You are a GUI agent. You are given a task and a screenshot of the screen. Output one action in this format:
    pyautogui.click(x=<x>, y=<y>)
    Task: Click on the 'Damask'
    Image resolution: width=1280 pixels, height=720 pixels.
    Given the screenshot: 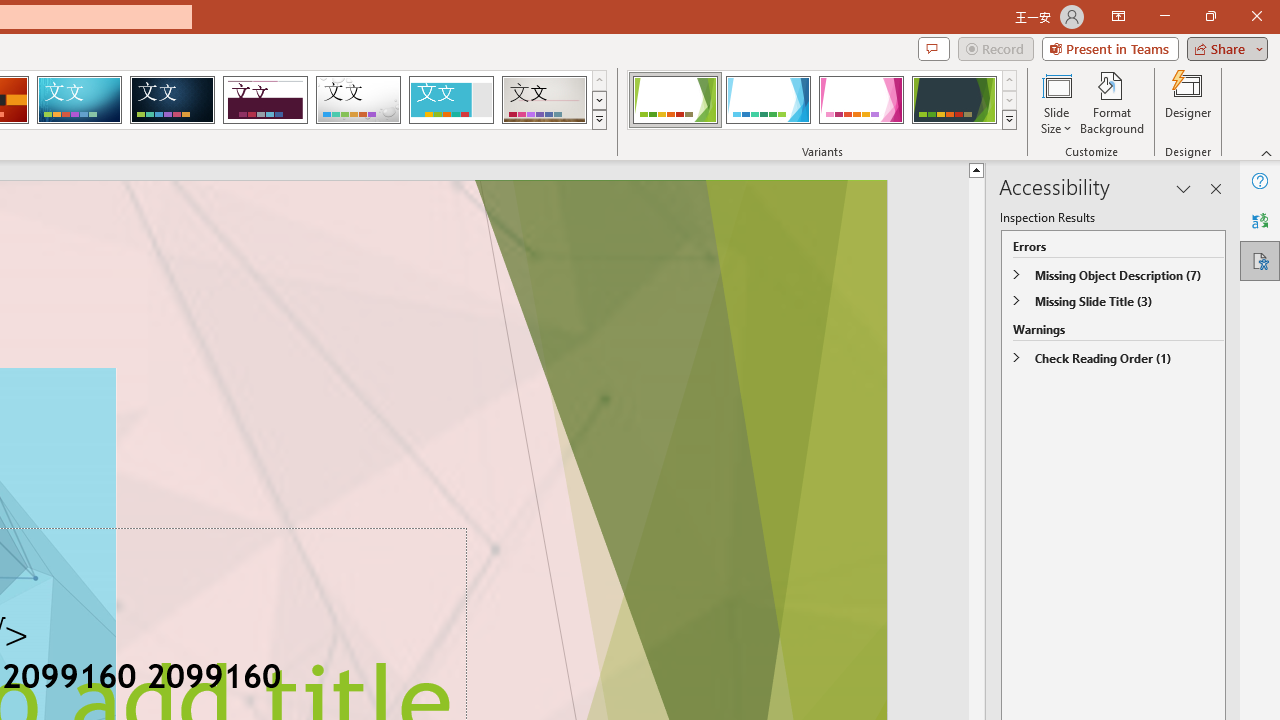 What is the action you would take?
    pyautogui.click(x=172, y=100)
    